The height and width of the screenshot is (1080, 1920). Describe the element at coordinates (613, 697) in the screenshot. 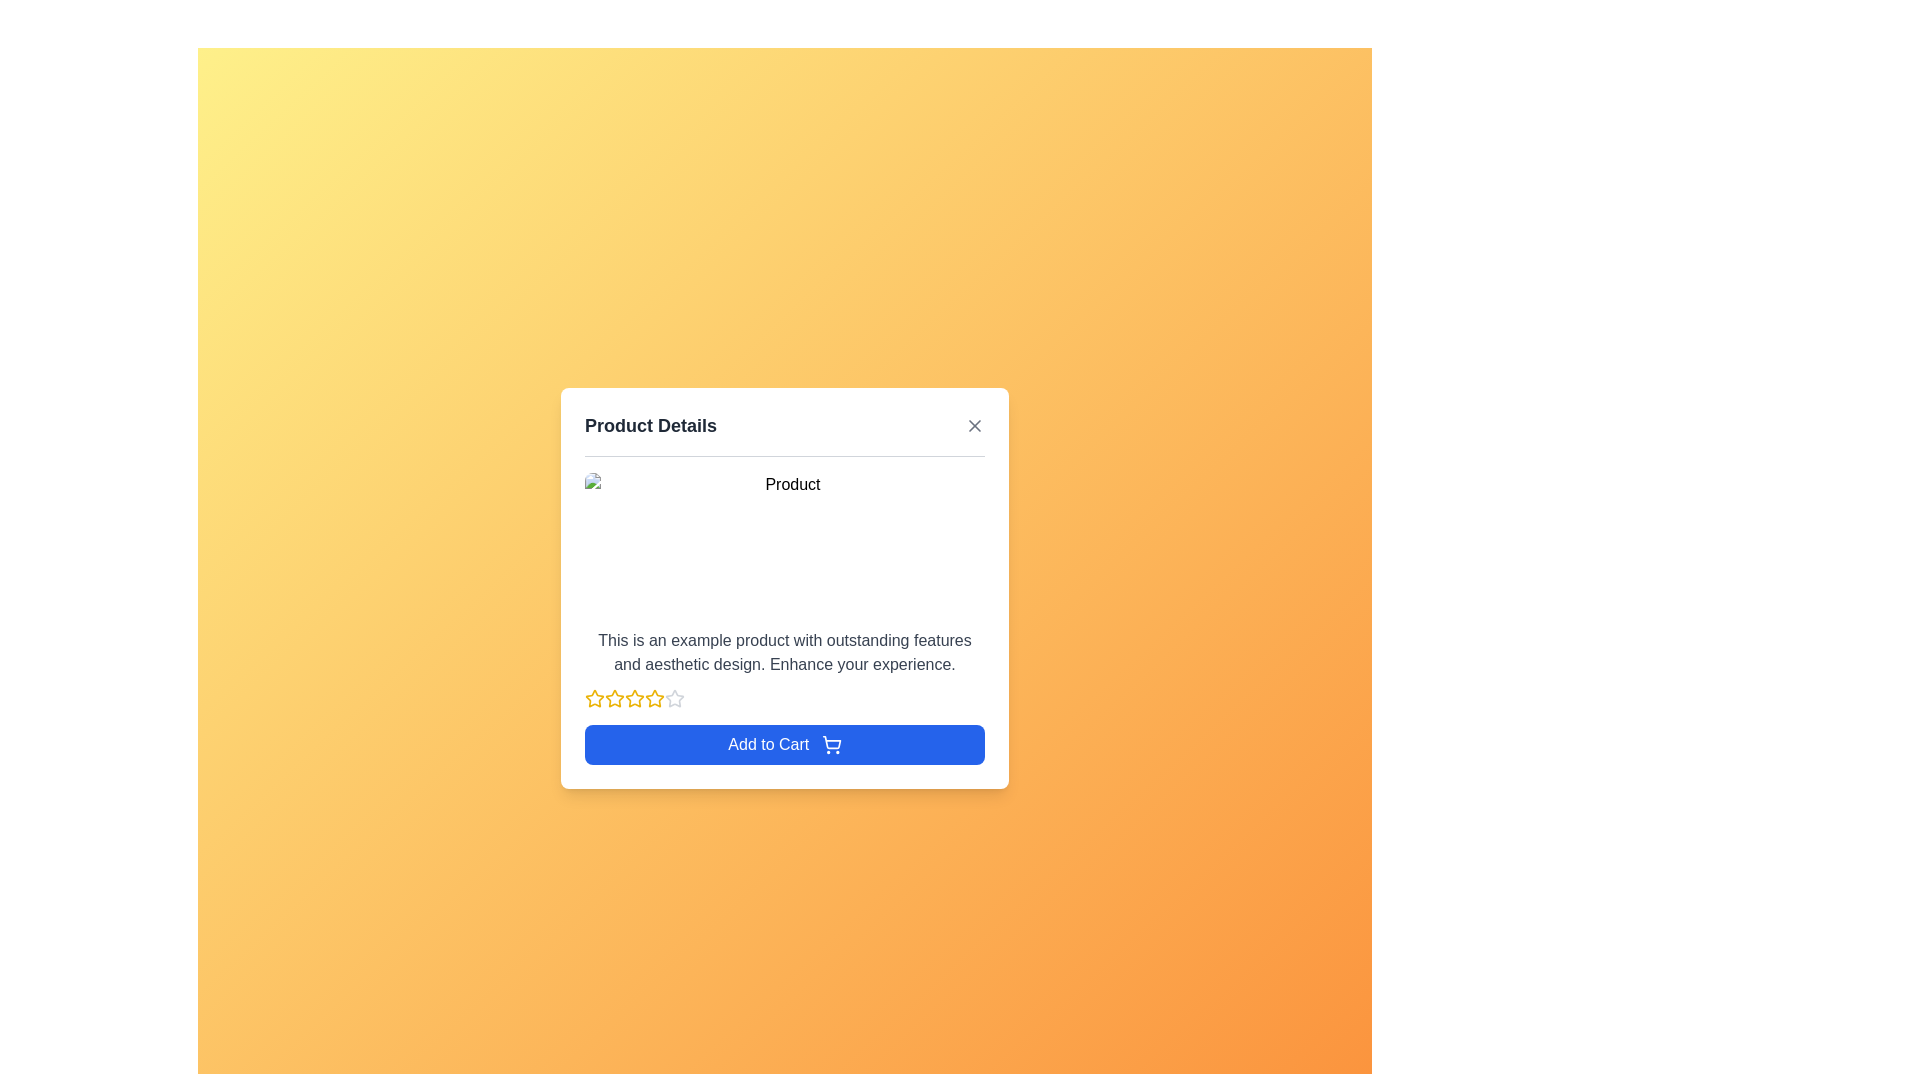

I see `the second star icon in the horizontal rating system, which is a yellow outlined star with a white center` at that location.